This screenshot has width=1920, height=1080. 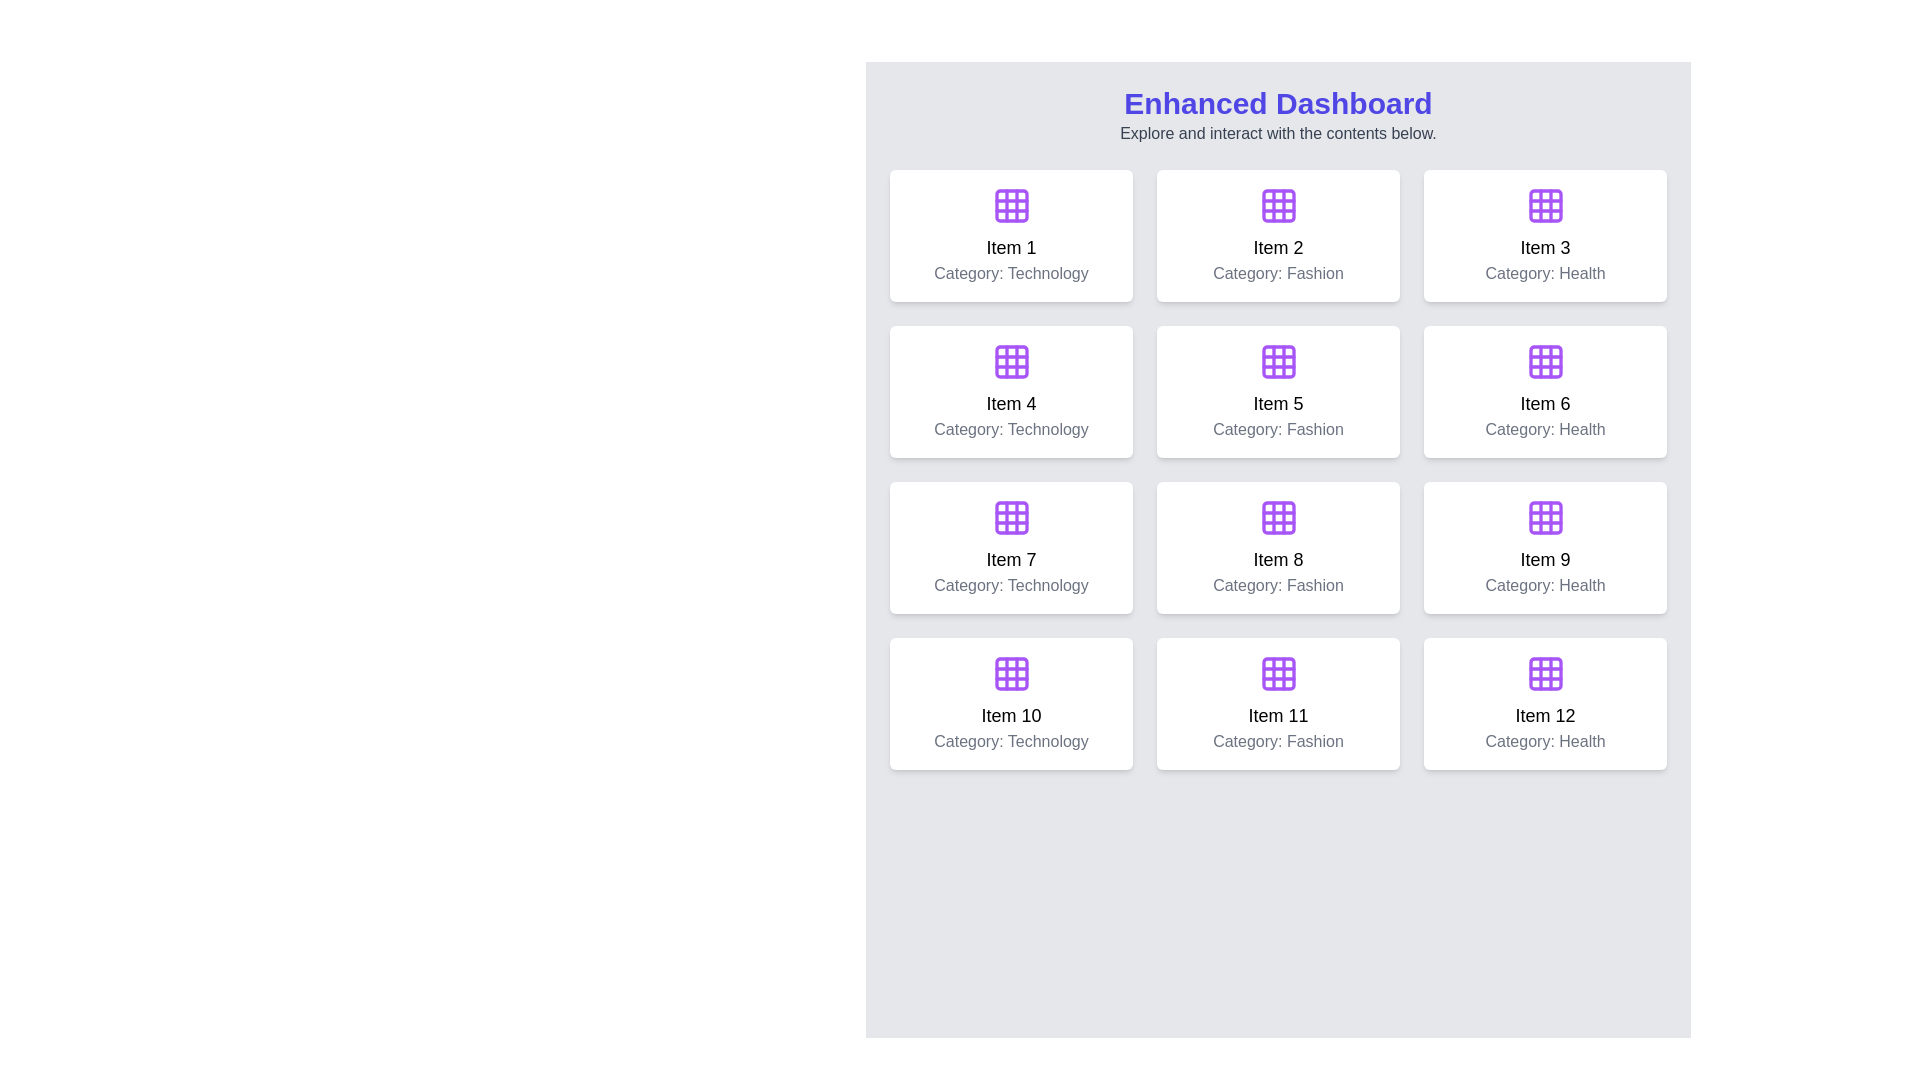 What do you see at coordinates (1277, 392) in the screenshot?
I see `displayed text from the card with a purple grid-like icon and text 'Item 5' in bold black and 'Category: Fashion' in gray, located in the second row, second column of the dashboard interface` at bounding box center [1277, 392].